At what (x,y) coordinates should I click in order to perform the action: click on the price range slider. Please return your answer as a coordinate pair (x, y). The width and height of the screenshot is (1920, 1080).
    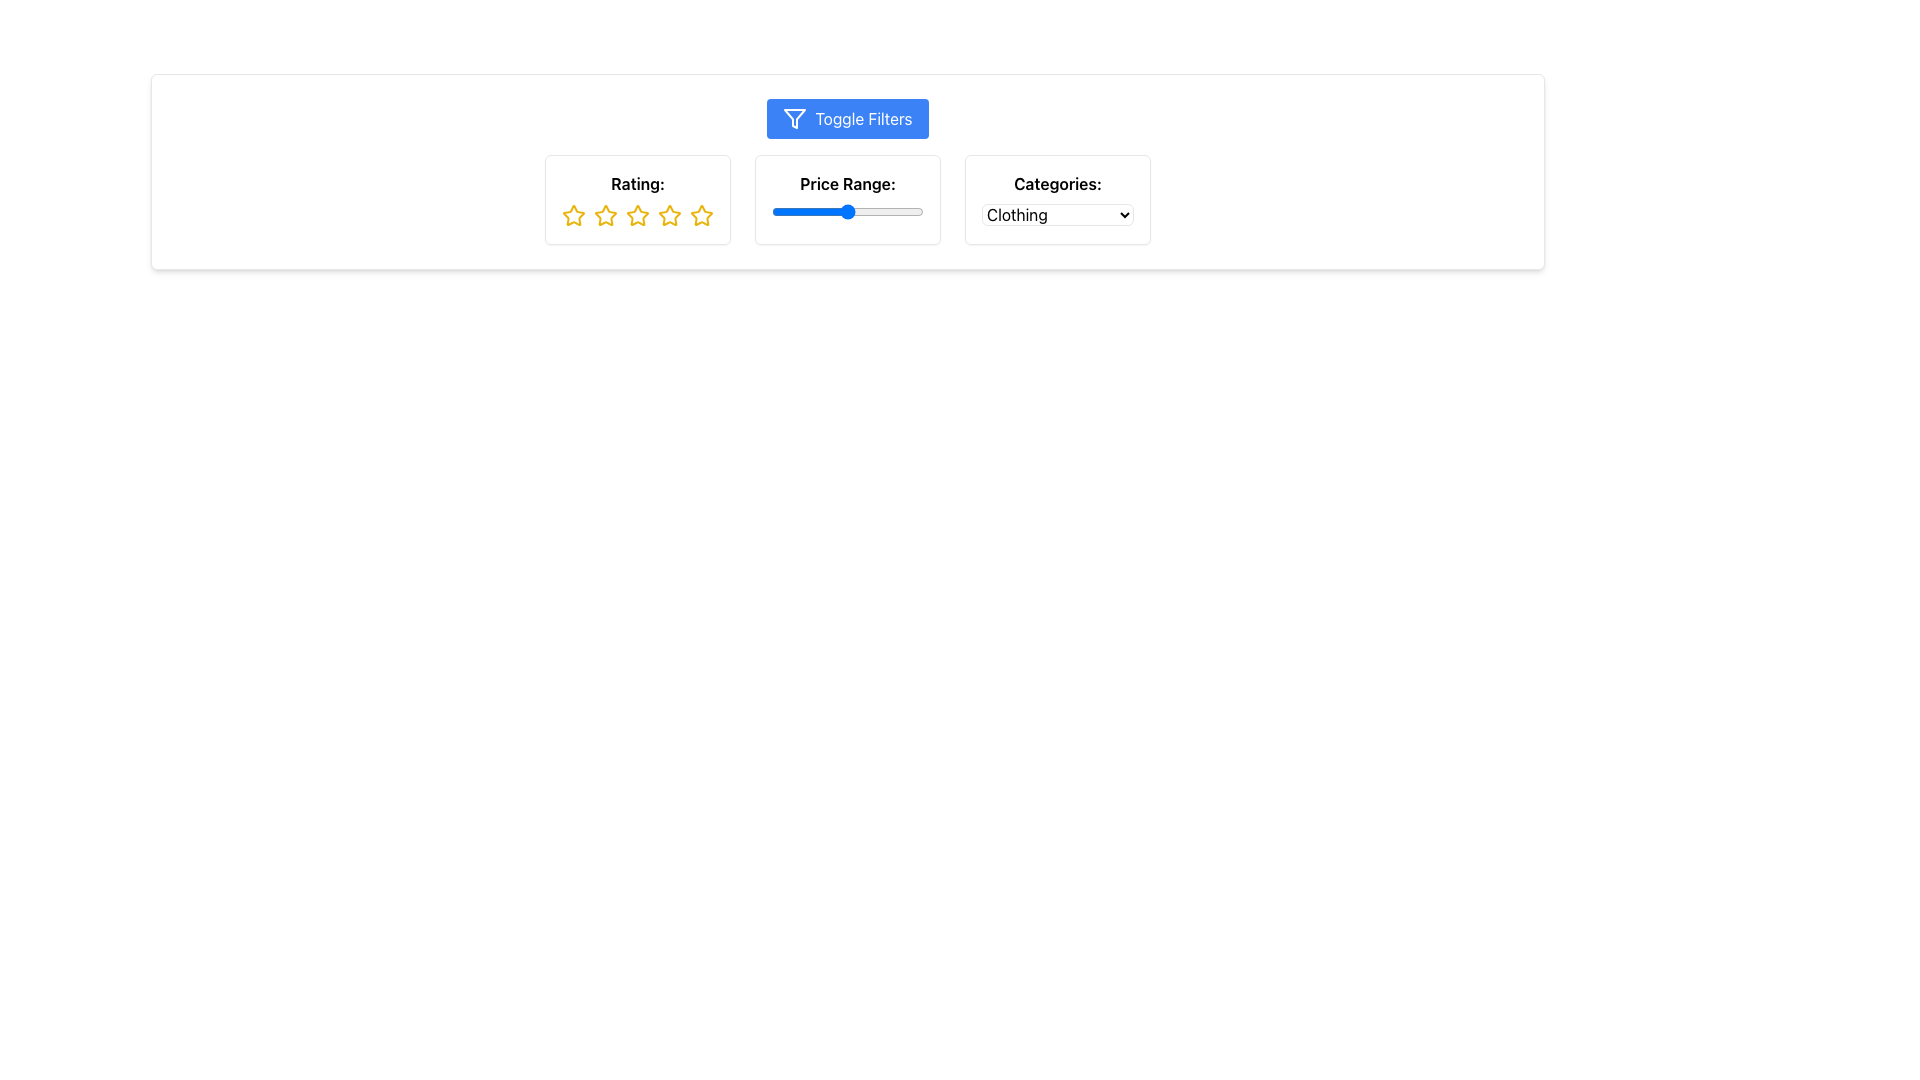
    Looking at the image, I should click on (889, 212).